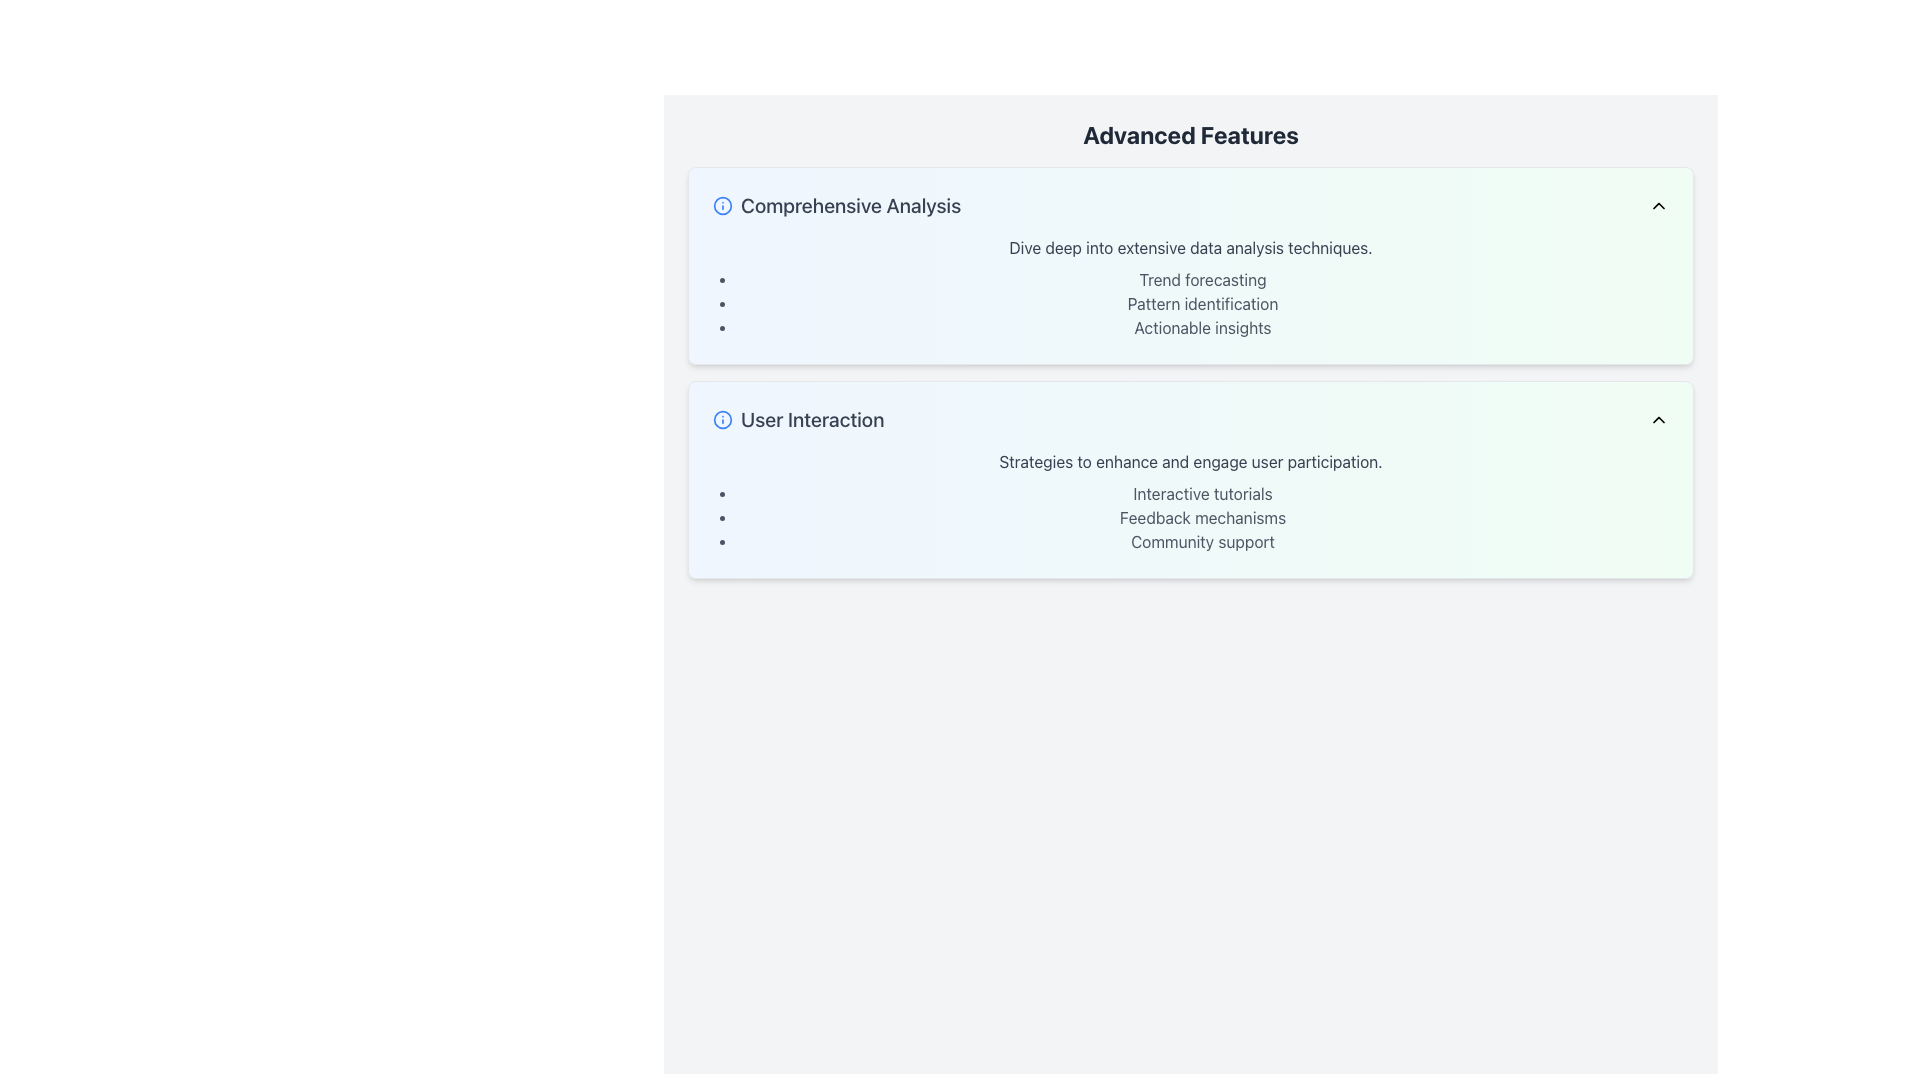 This screenshot has height=1080, width=1920. What do you see at coordinates (837, 205) in the screenshot?
I see `text label displaying 'Comprehensive Analysis' in bold gray font located above the 'User Interaction' card in the 'Advanced Features' section` at bounding box center [837, 205].